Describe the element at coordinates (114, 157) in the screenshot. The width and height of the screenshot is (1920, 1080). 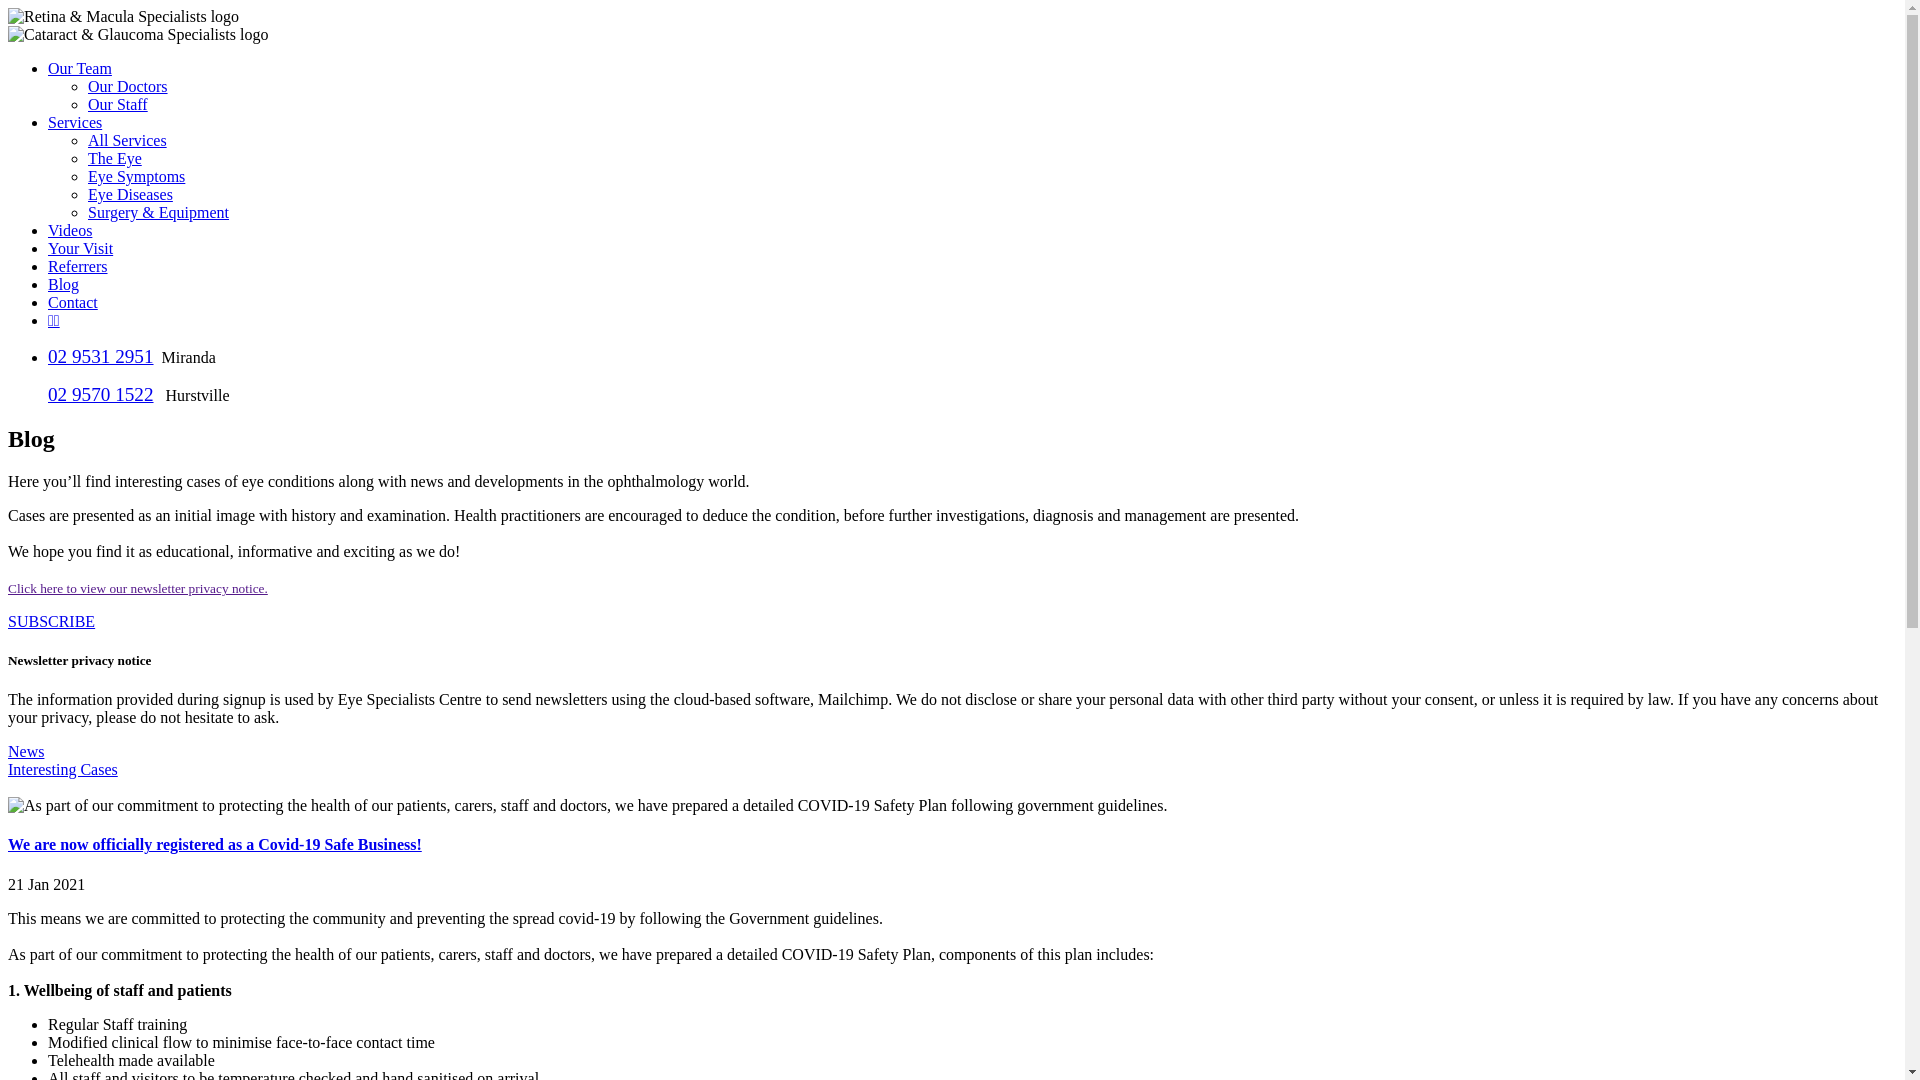
I see `'The Eye'` at that location.